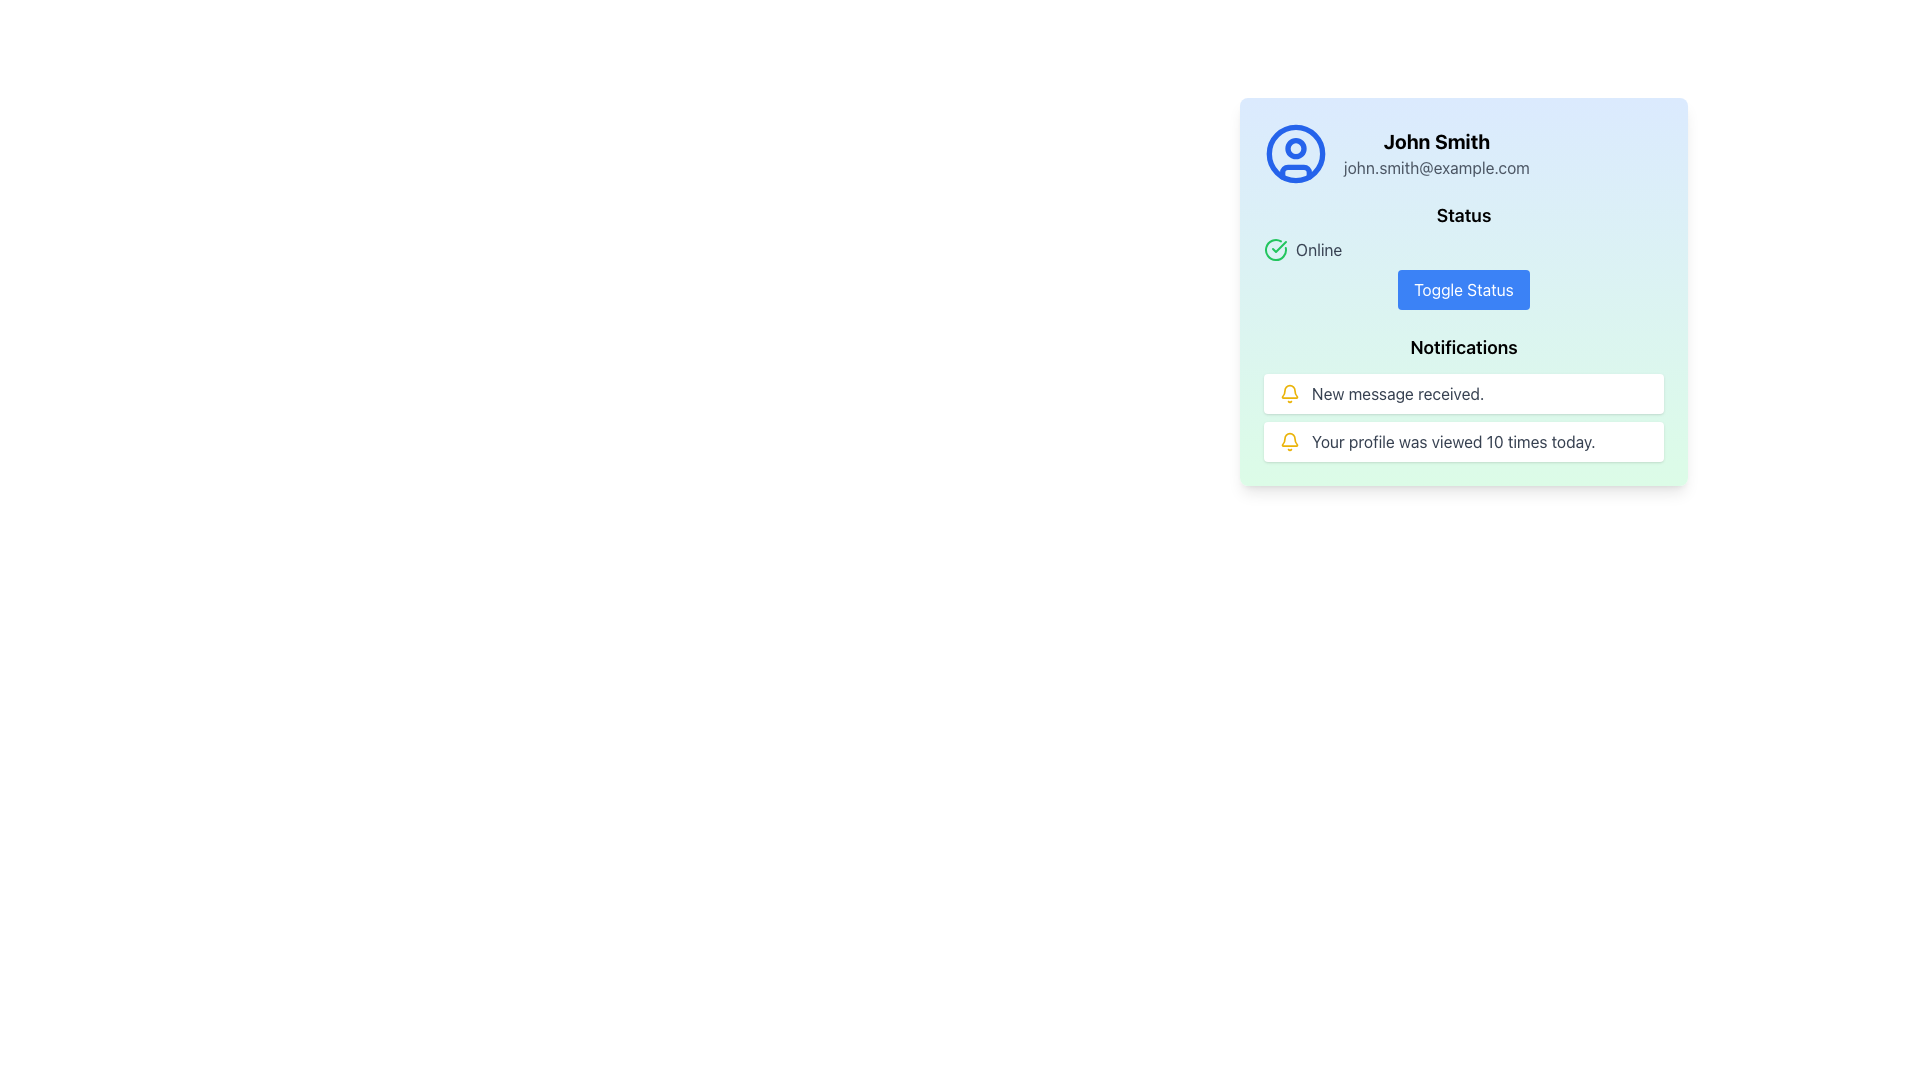 The height and width of the screenshot is (1080, 1920). I want to click on the Notification Item displaying profile views, located beneath 'New message received' in the Notifications list, so click(1464, 441).